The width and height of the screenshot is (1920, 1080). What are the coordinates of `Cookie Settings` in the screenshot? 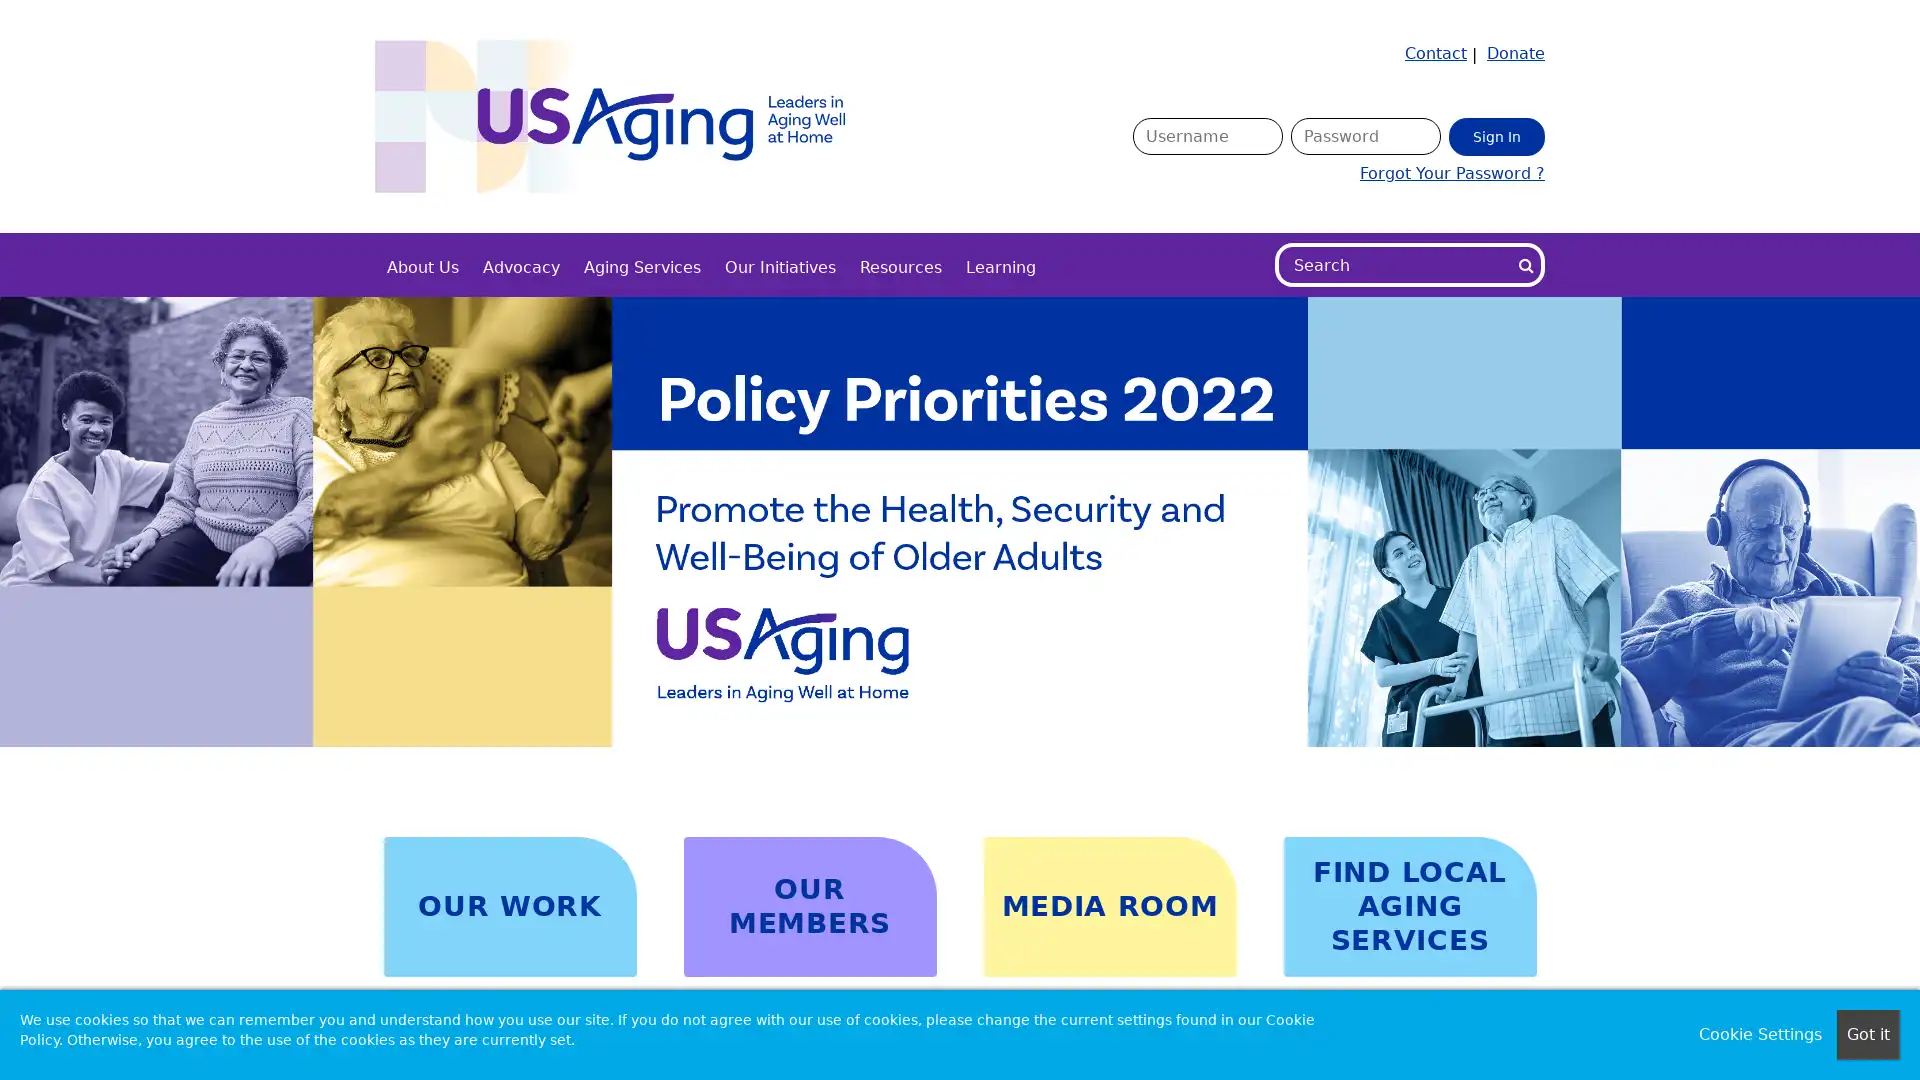 It's located at (1760, 1034).